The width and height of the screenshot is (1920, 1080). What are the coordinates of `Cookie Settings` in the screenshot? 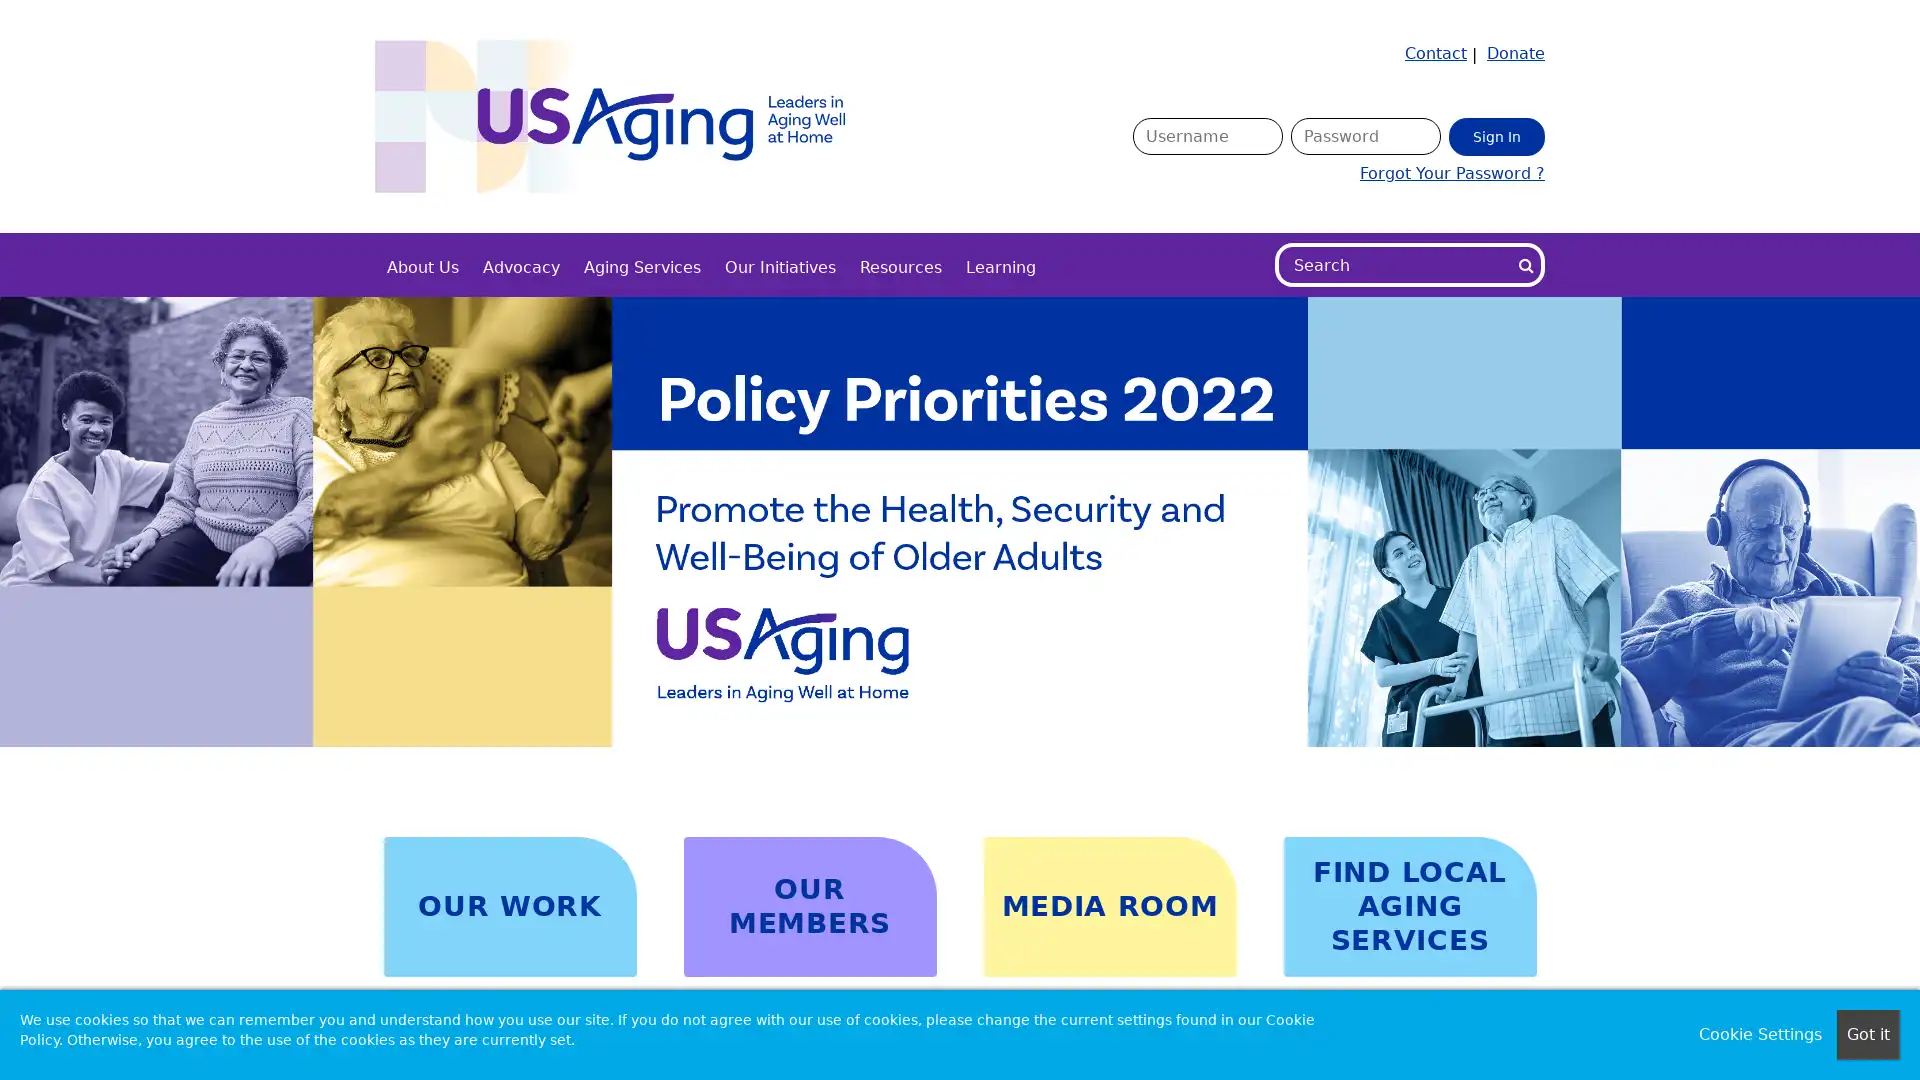 It's located at (1760, 1034).